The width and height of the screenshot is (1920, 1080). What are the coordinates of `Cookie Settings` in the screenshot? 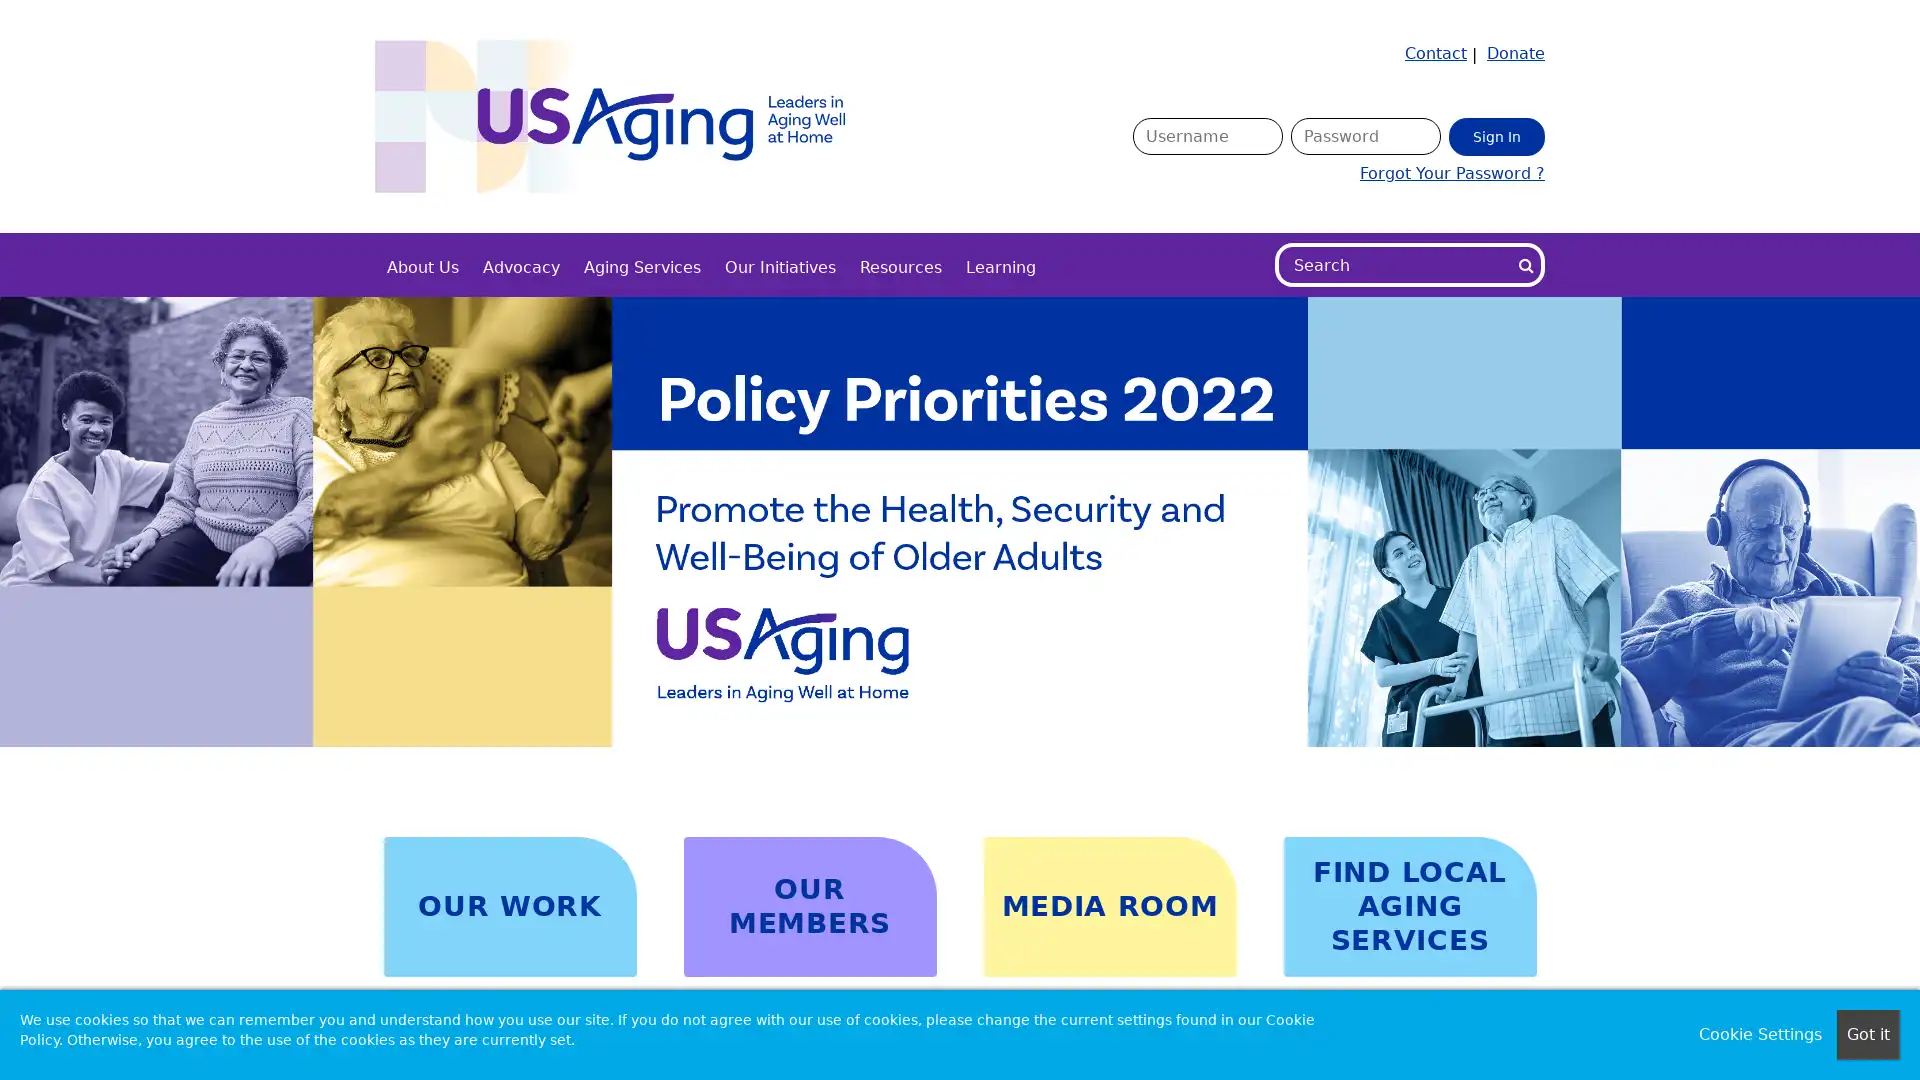 It's located at (1760, 1034).